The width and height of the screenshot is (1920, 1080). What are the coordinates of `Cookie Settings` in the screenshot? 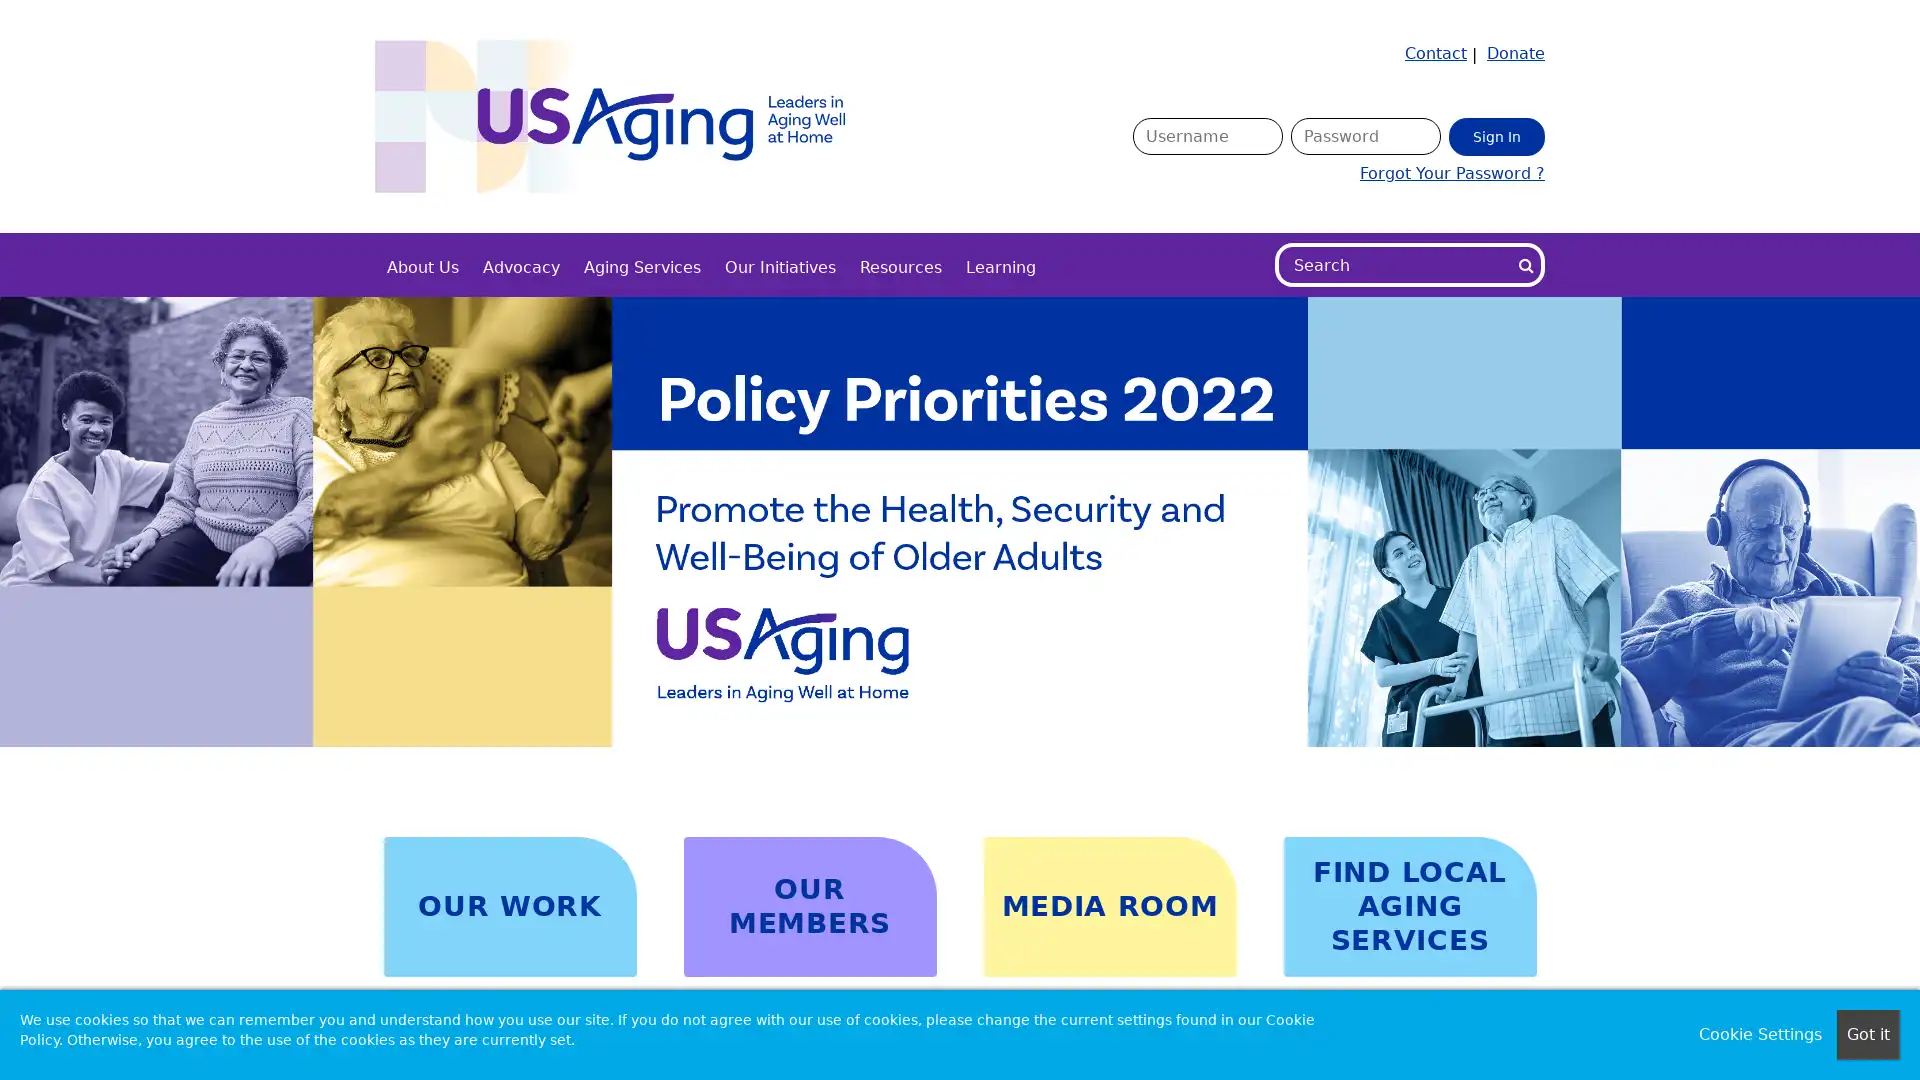 It's located at (1760, 1034).